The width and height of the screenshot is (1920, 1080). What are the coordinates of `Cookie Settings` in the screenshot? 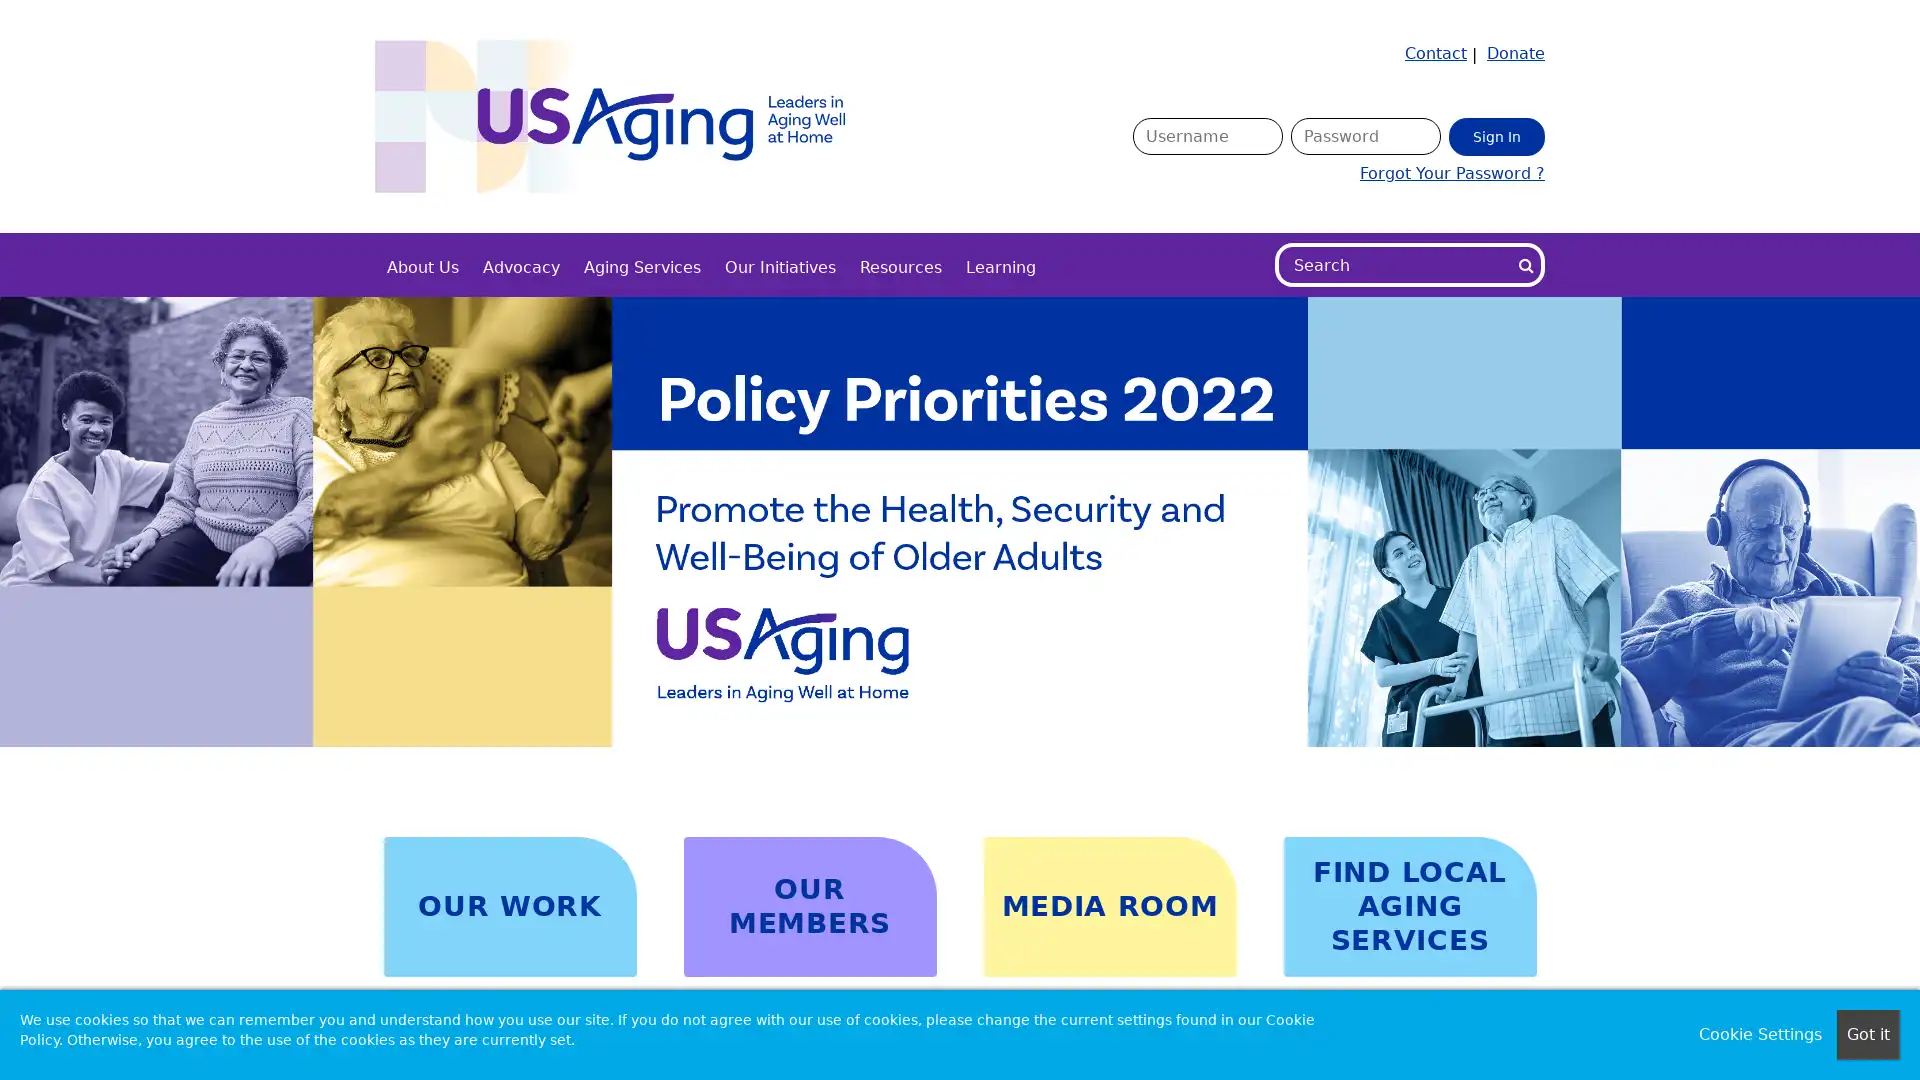 It's located at (1760, 1034).